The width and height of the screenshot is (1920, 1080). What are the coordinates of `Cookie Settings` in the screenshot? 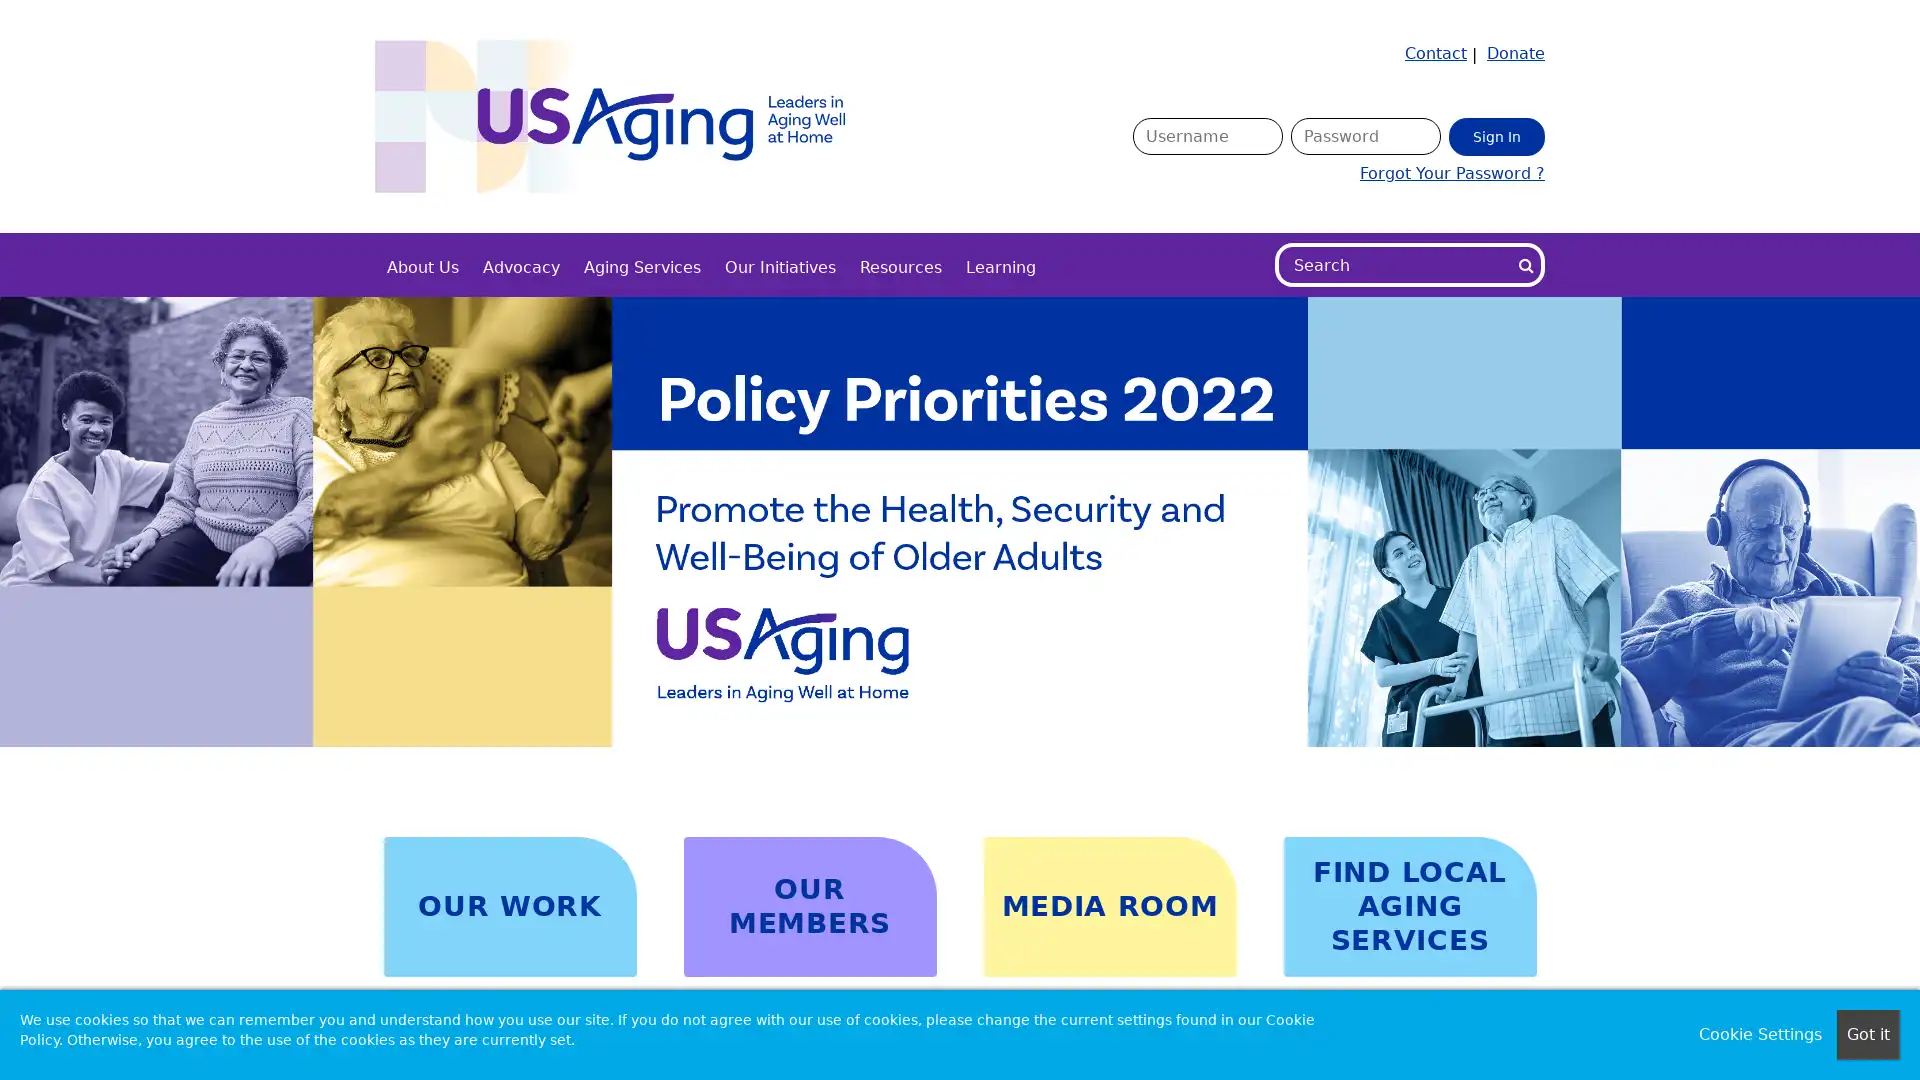 It's located at (1760, 1034).